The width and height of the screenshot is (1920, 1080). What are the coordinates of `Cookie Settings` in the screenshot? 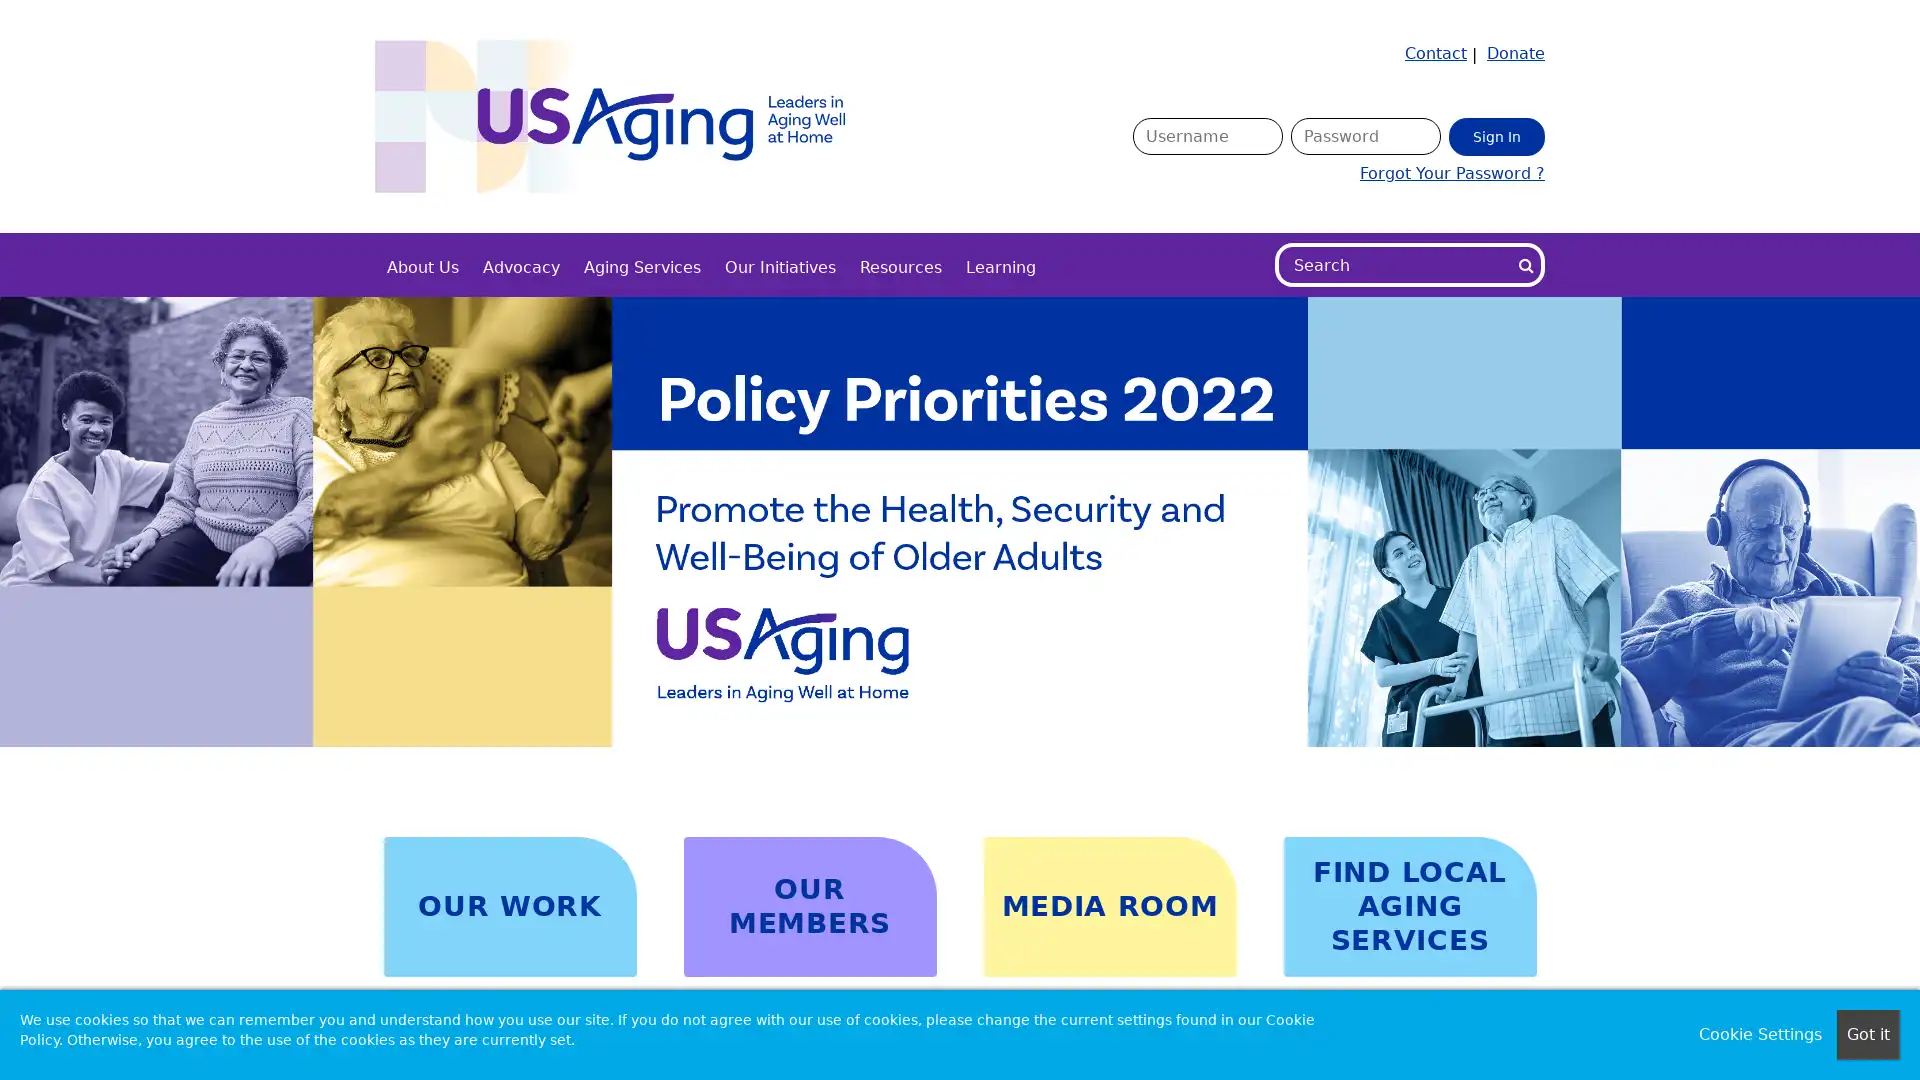 It's located at (1760, 1034).